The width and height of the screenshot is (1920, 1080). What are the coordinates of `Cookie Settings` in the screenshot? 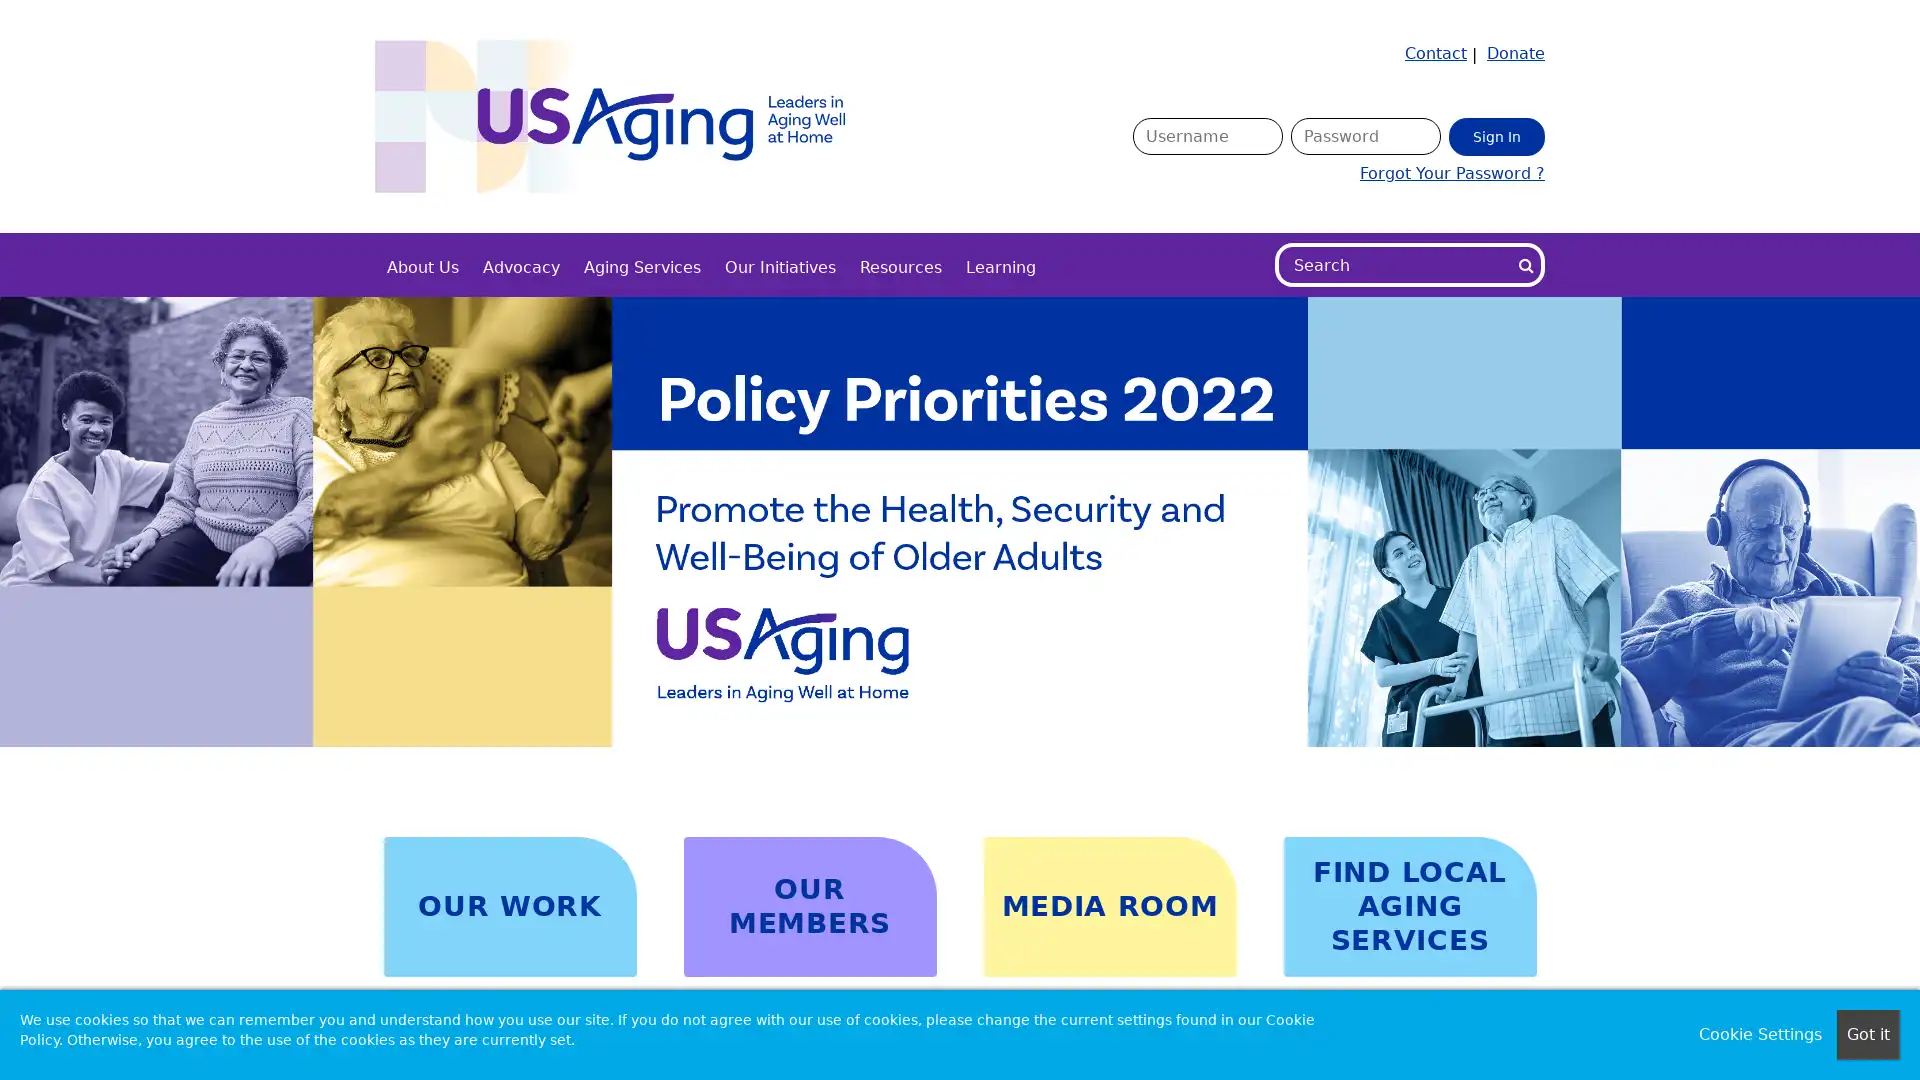 It's located at (1760, 1034).